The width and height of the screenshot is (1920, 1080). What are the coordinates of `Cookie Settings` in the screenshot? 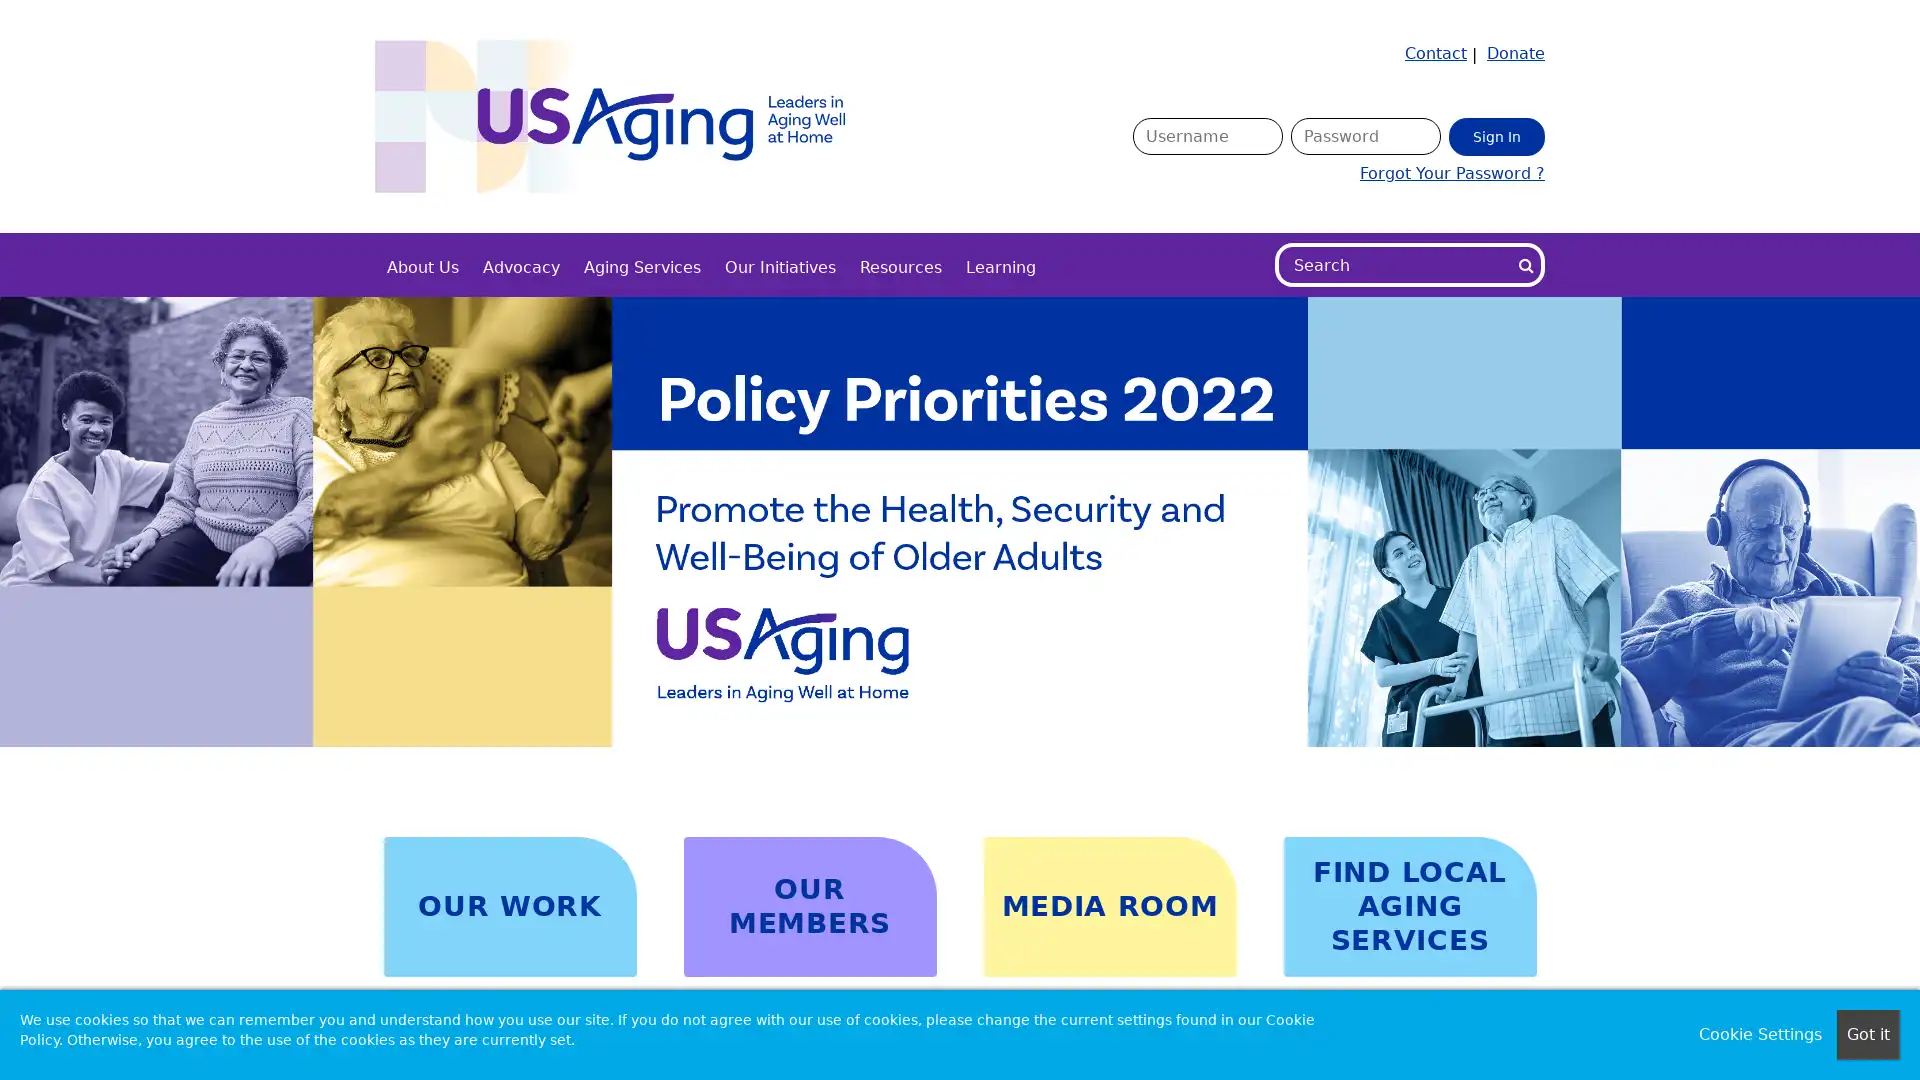 It's located at (1760, 1034).